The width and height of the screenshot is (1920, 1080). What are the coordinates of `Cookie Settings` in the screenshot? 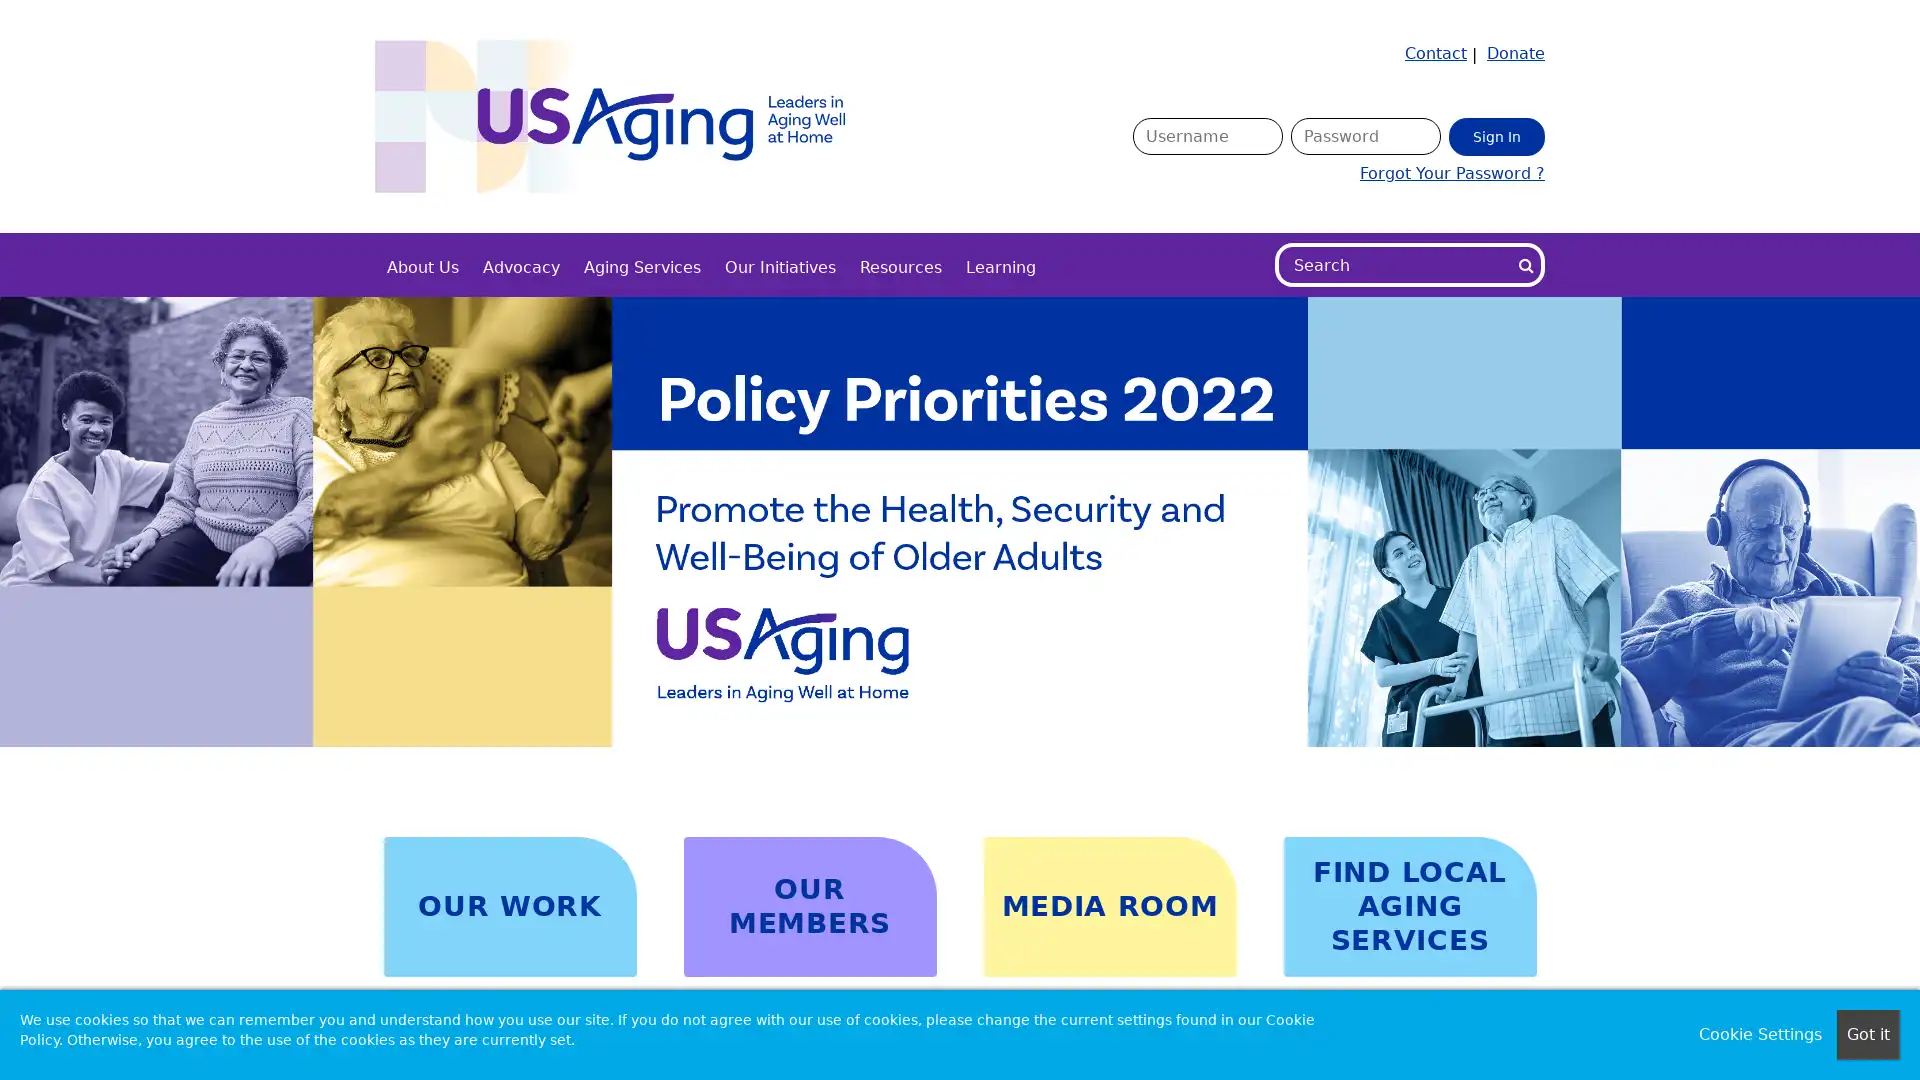 It's located at (1760, 1034).